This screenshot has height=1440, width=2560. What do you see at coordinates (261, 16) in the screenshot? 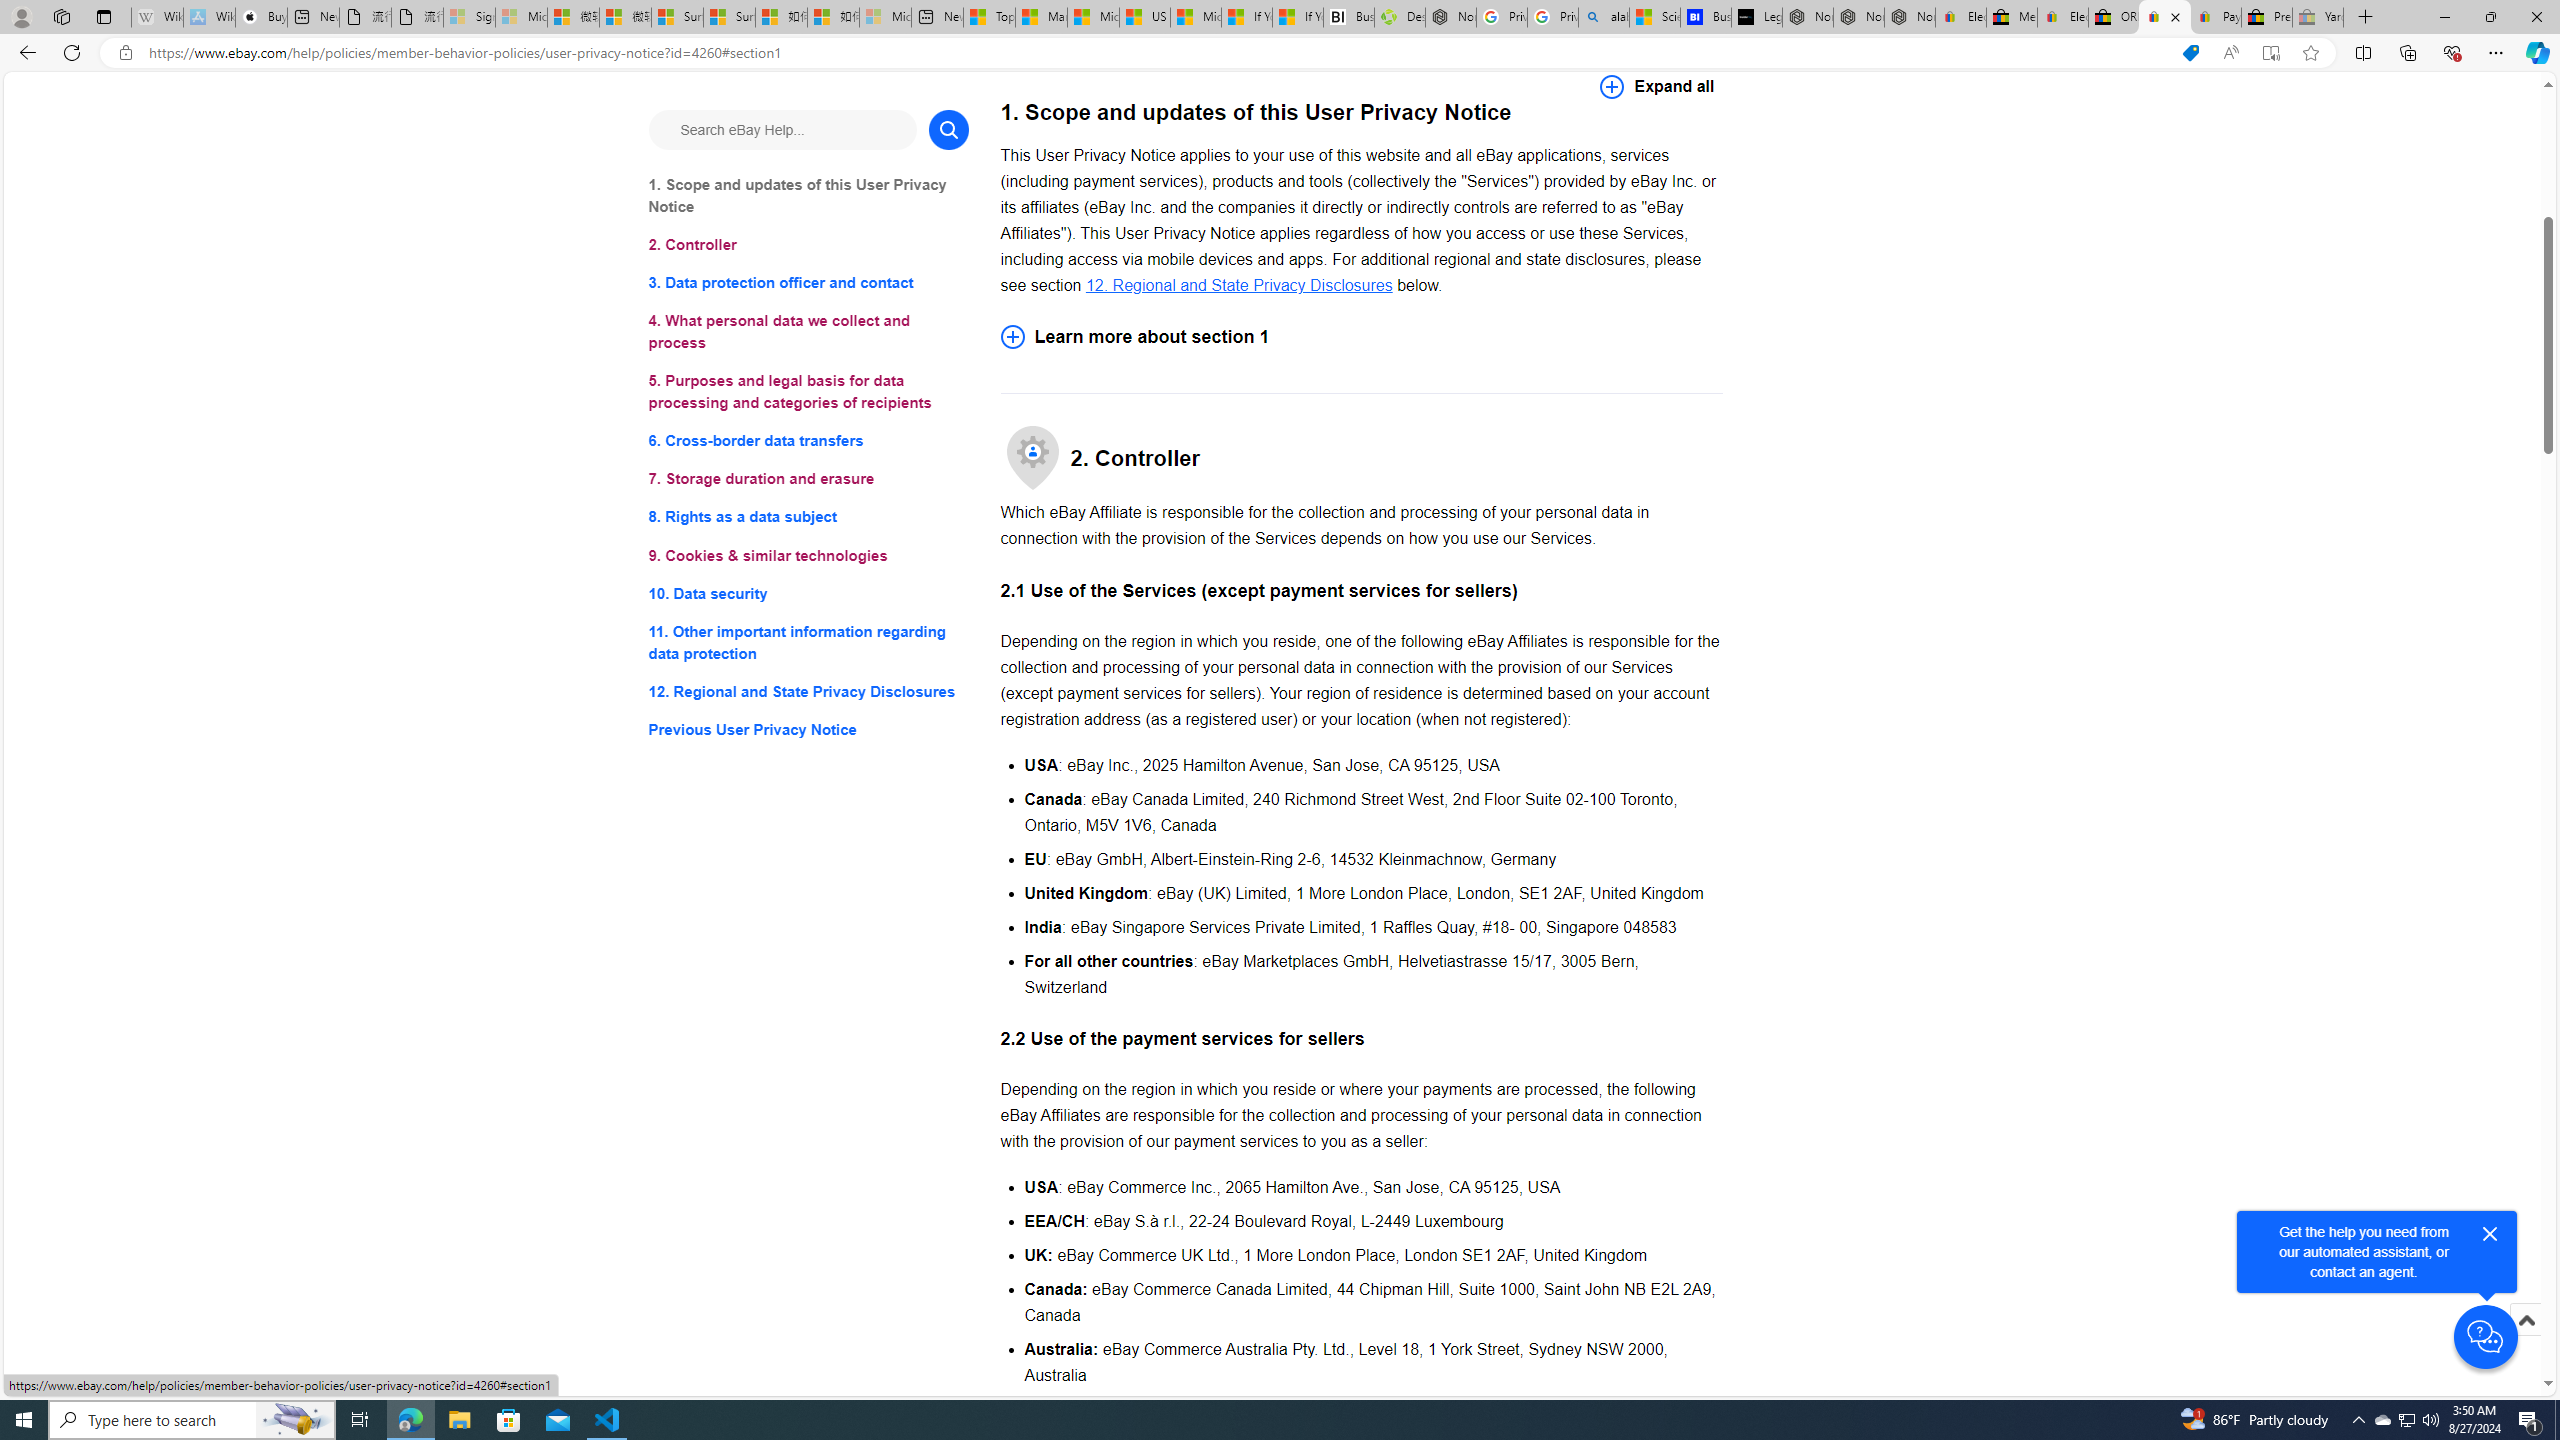
I see `'Buy iPad - Apple'` at bounding box center [261, 16].